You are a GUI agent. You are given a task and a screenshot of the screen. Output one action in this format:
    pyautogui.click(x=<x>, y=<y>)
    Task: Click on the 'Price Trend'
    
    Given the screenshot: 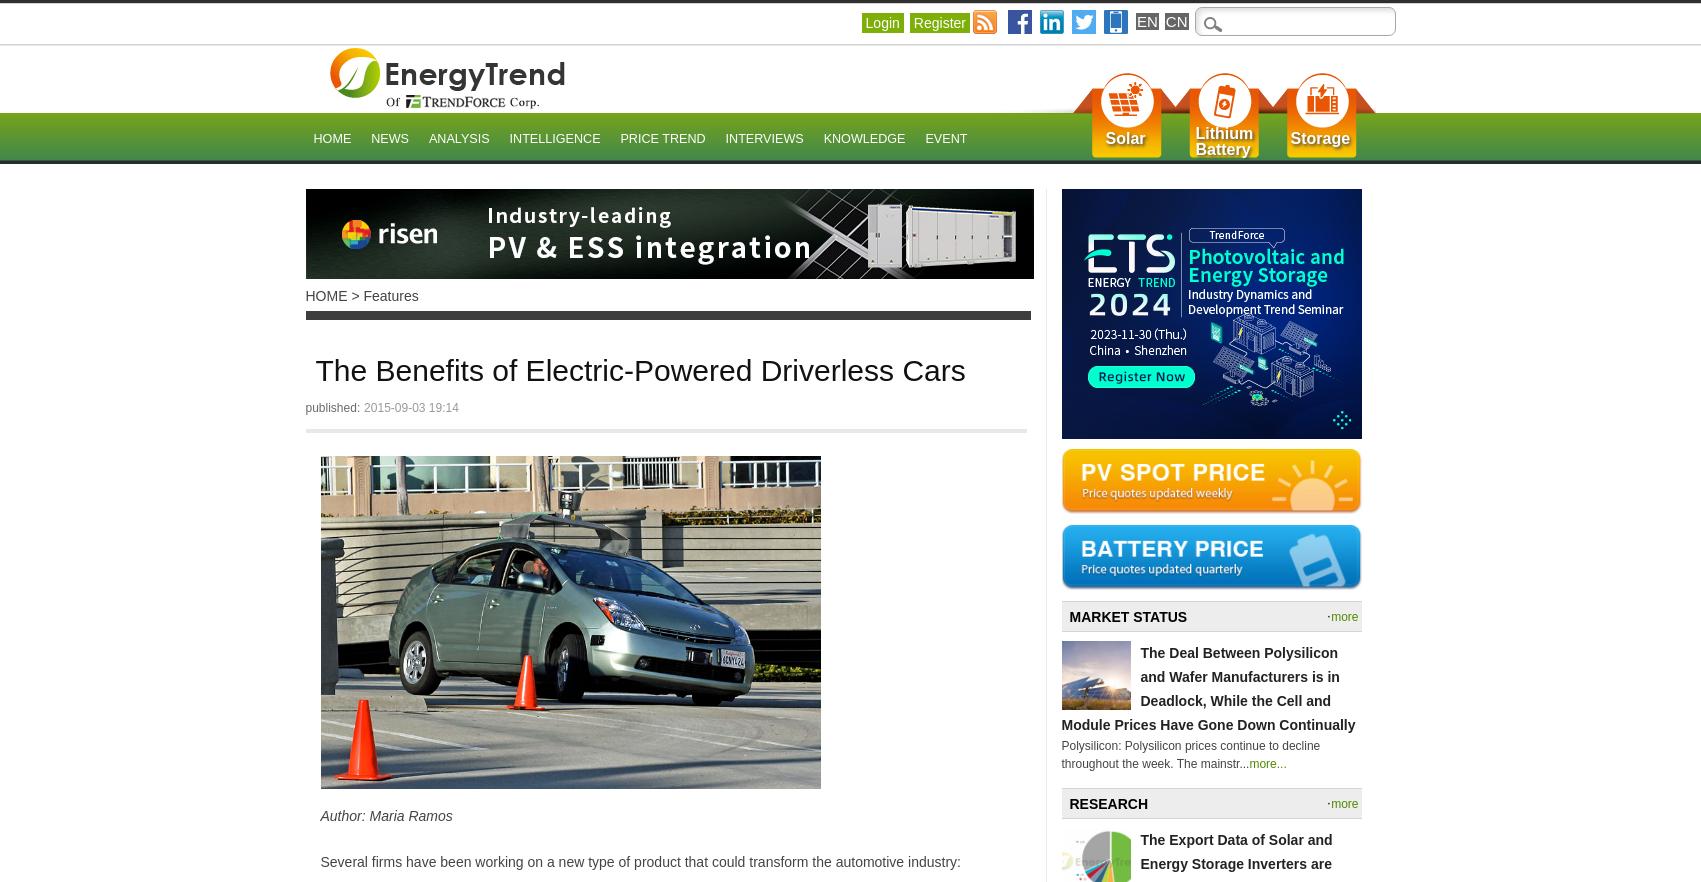 What is the action you would take?
    pyautogui.click(x=661, y=139)
    